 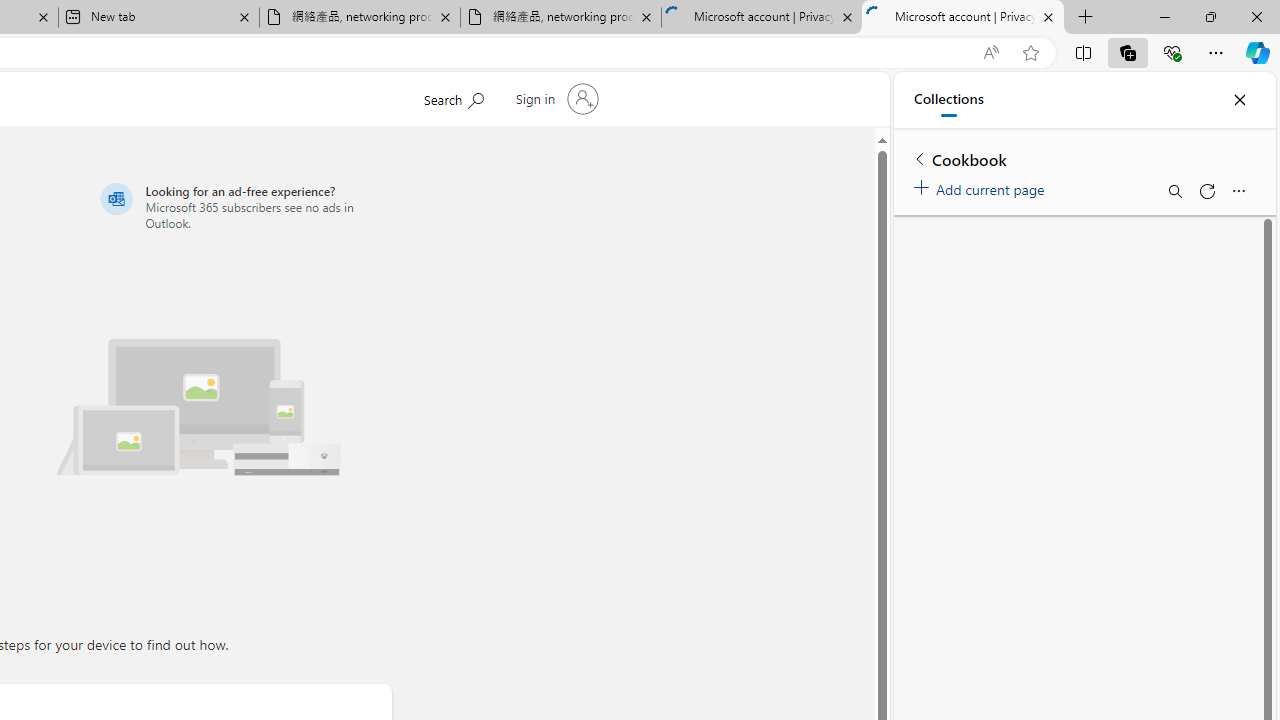 What do you see at coordinates (983, 186) in the screenshot?
I see `'Add current page'` at bounding box center [983, 186].